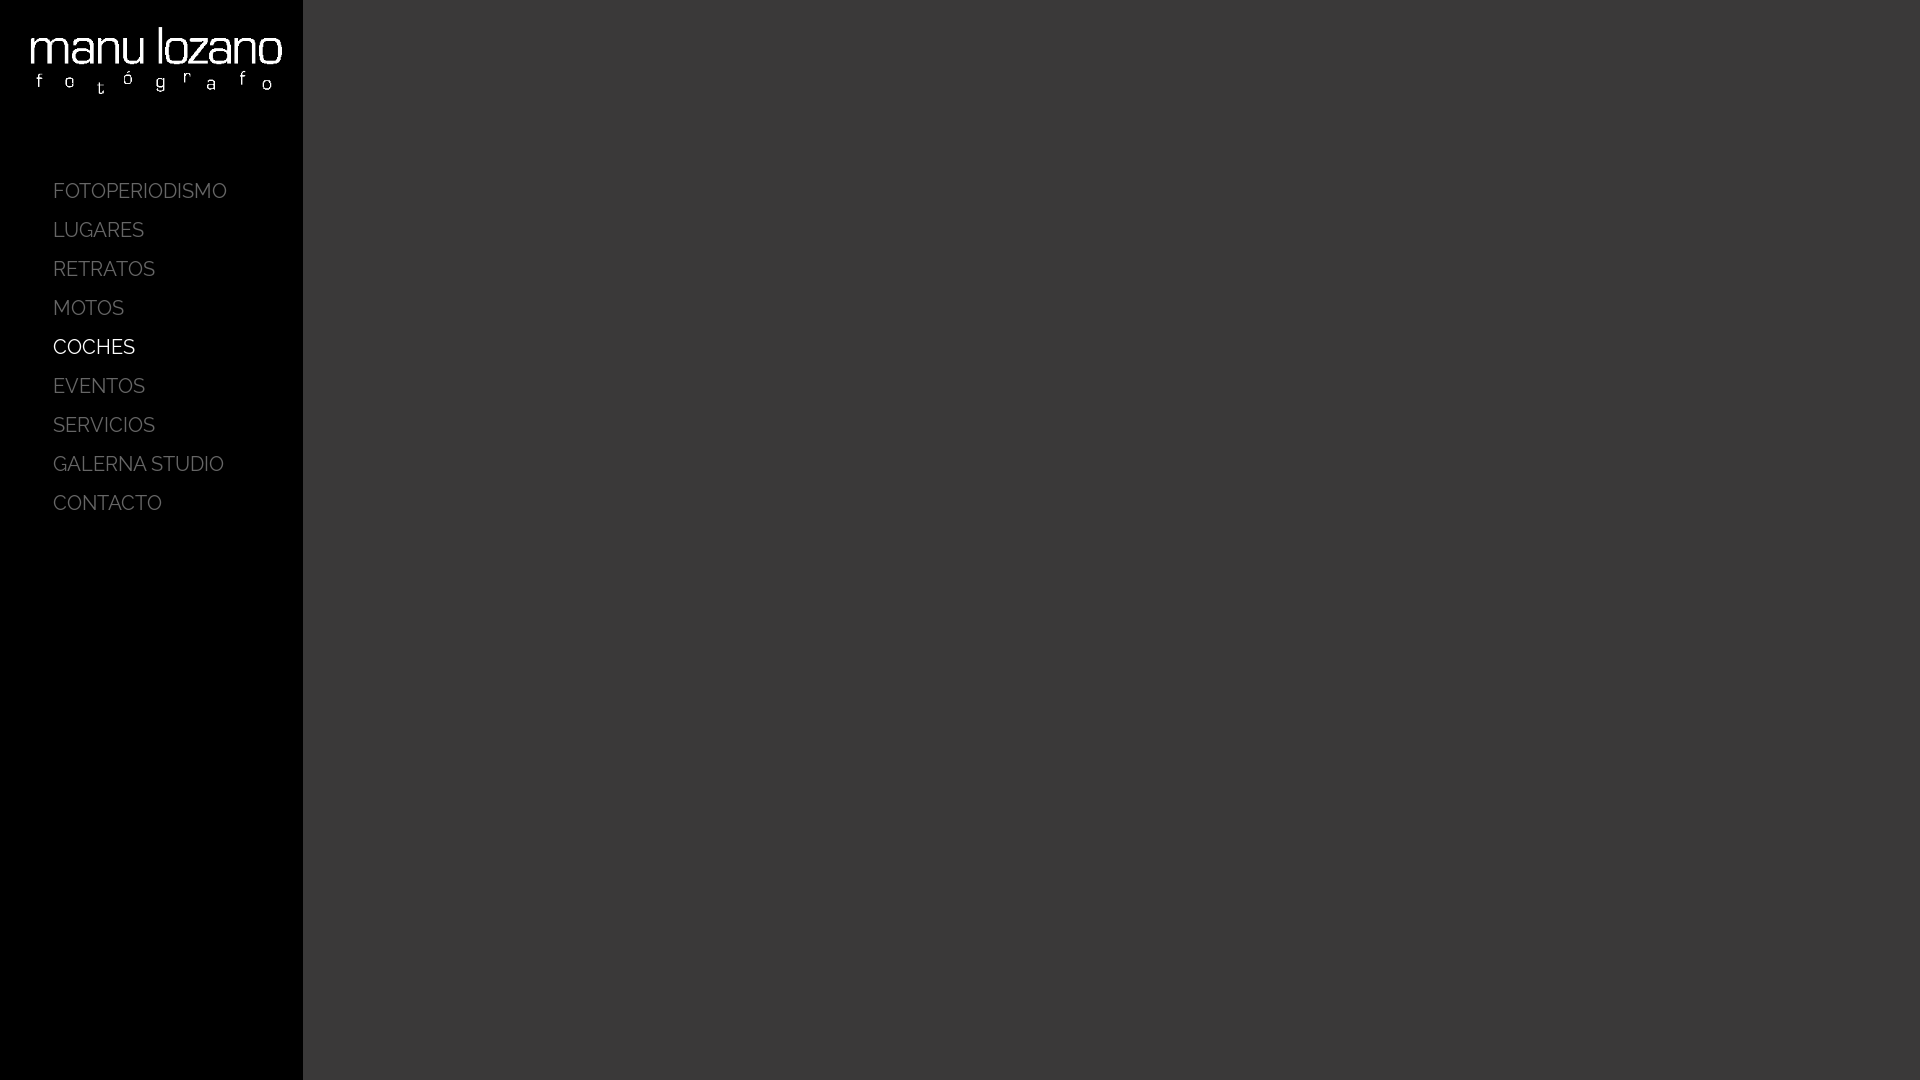 The width and height of the screenshot is (1920, 1080). What do you see at coordinates (138, 463) in the screenshot?
I see `'GALERNA STUDIO'` at bounding box center [138, 463].